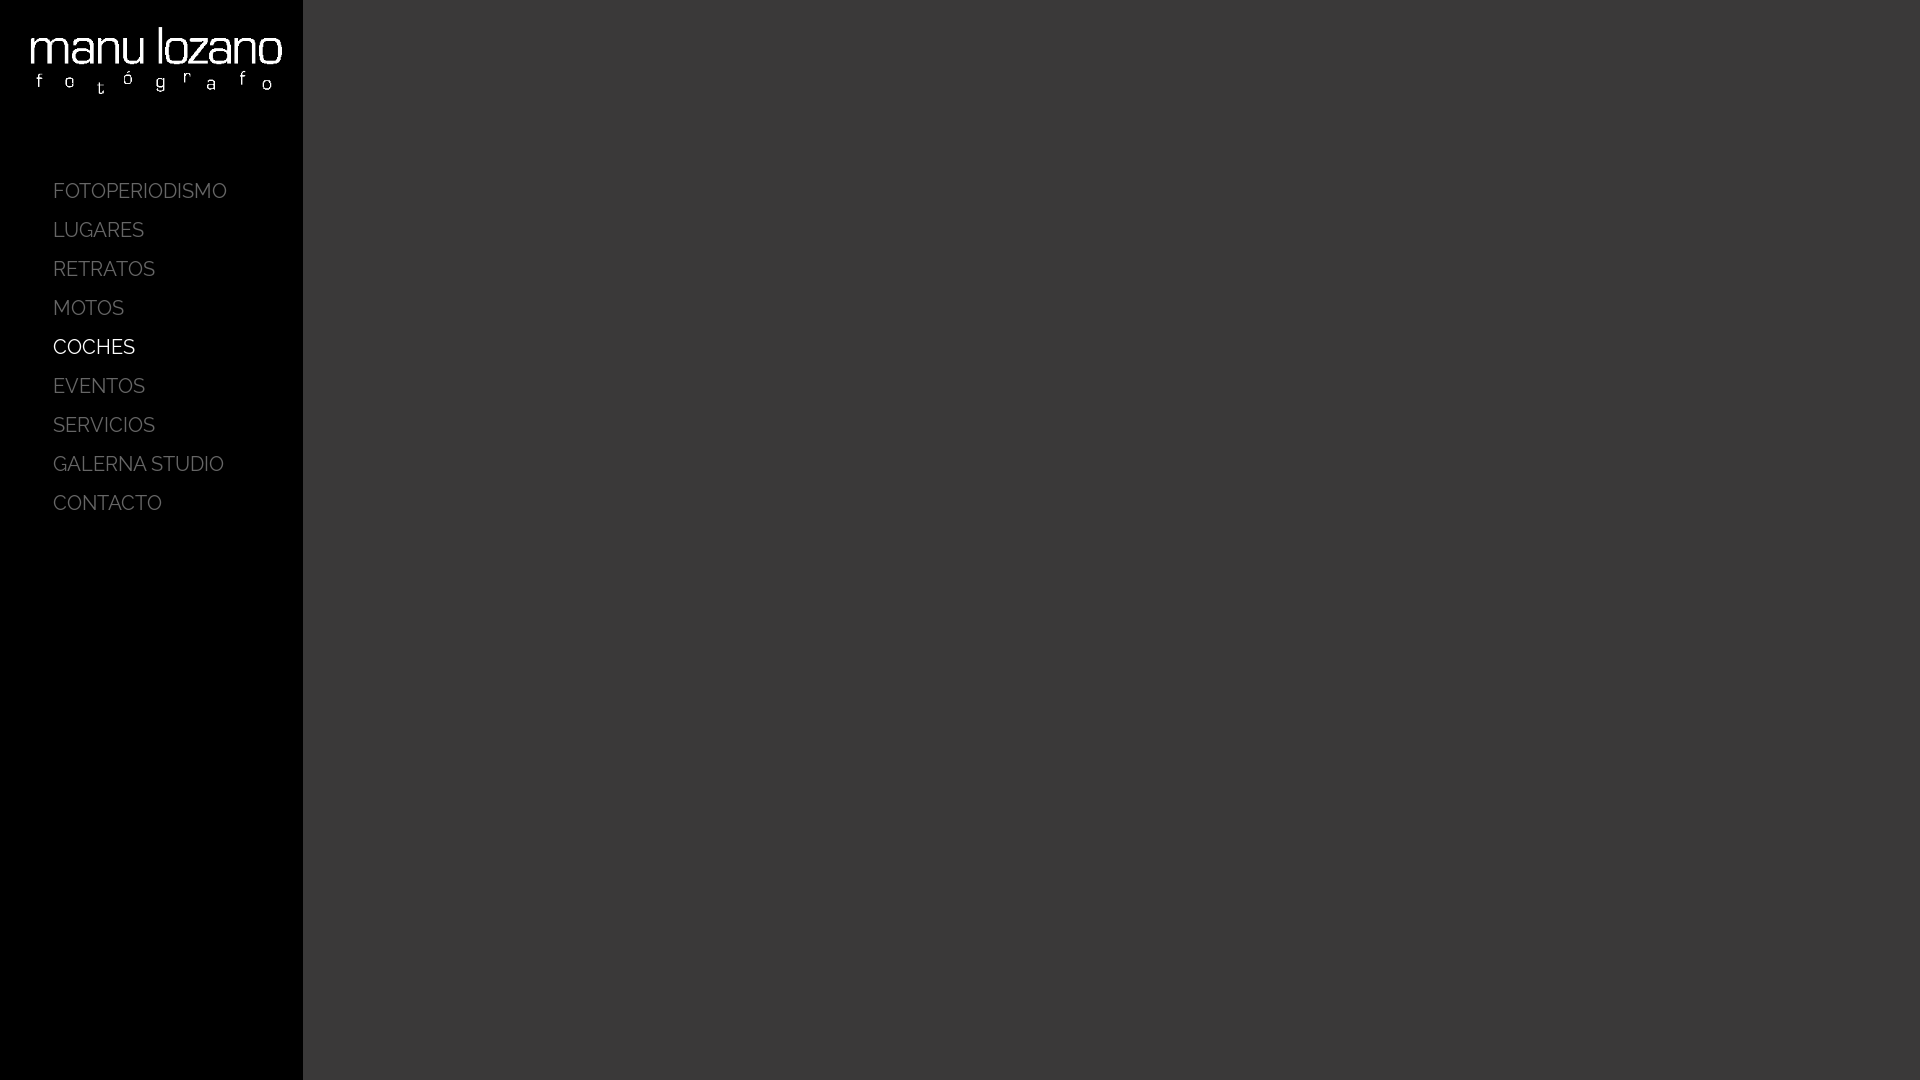 The width and height of the screenshot is (1920, 1080). What do you see at coordinates (138, 463) in the screenshot?
I see `'GALERNA STUDIO'` at bounding box center [138, 463].